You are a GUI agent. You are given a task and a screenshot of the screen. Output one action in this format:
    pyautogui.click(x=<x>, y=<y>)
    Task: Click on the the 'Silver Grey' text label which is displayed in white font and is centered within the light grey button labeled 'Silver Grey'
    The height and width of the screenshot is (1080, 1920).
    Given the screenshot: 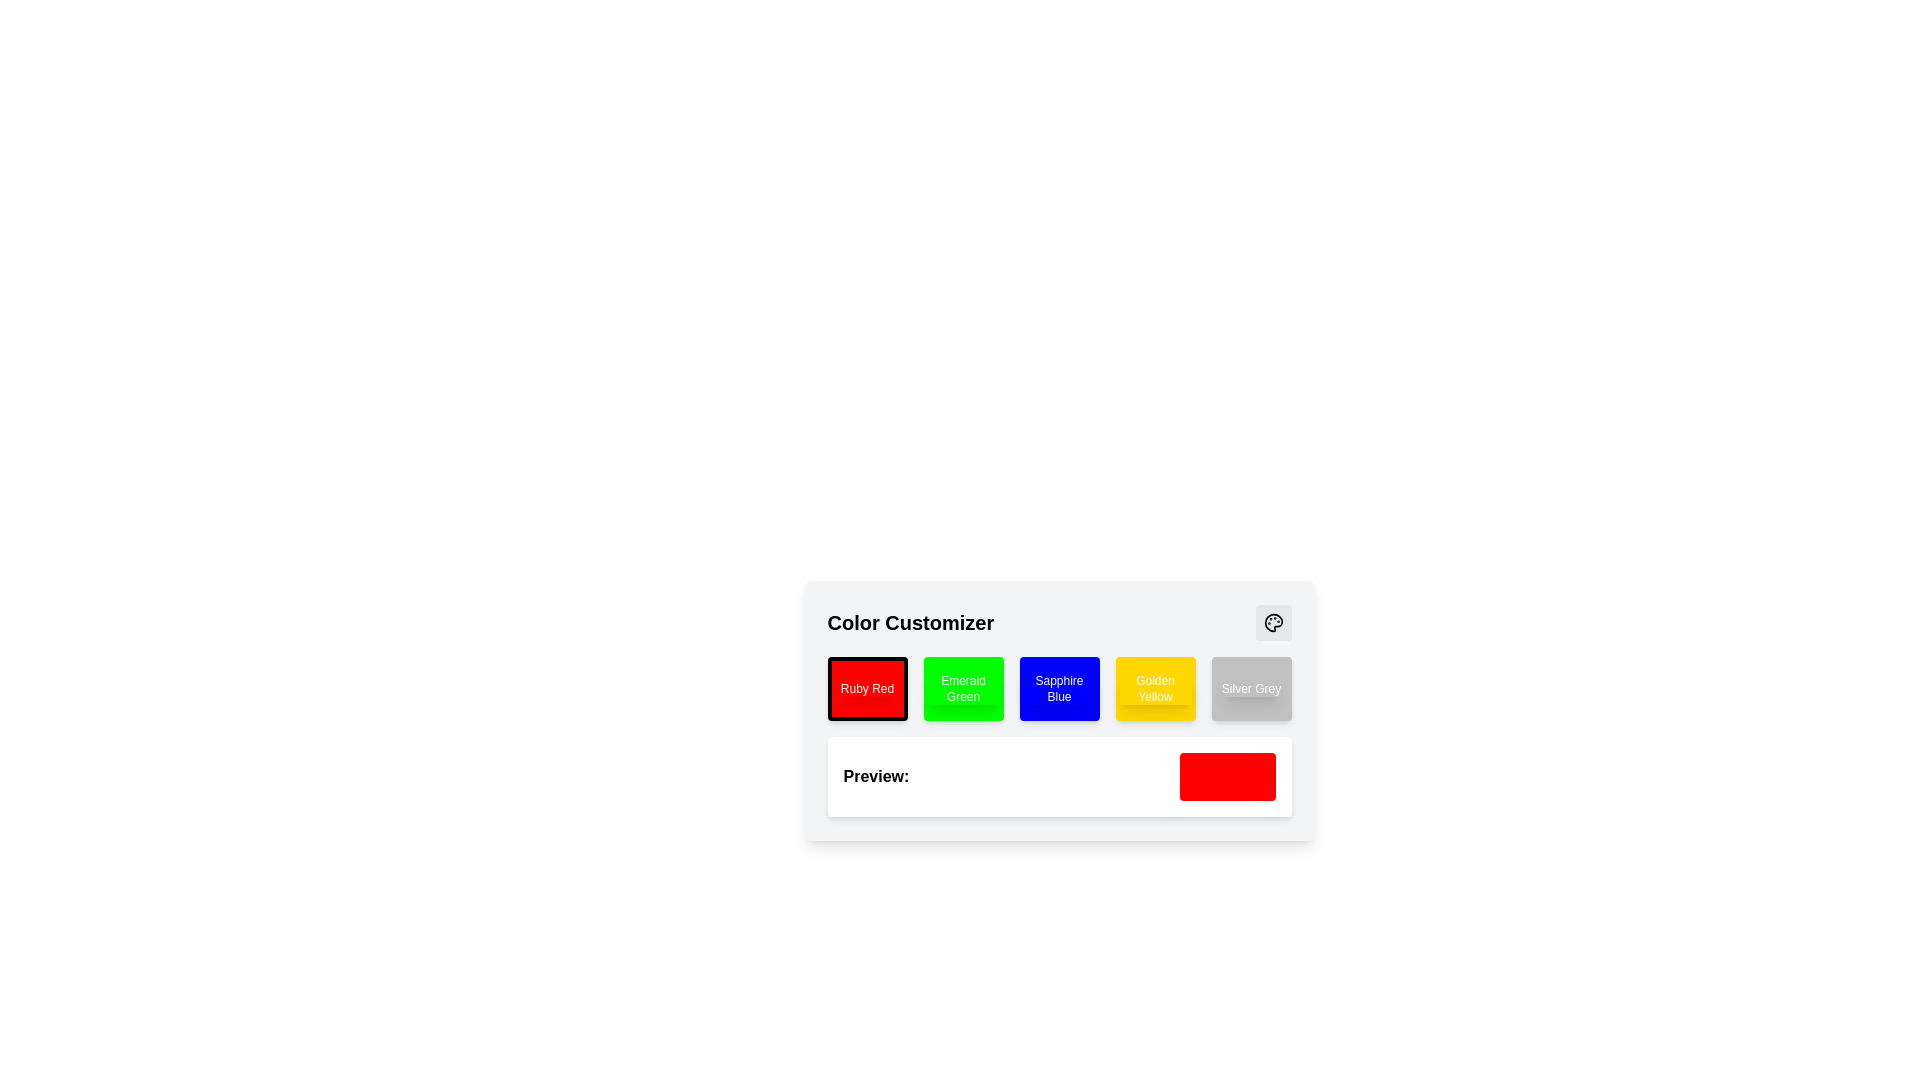 What is the action you would take?
    pyautogui.click(x=1250, y=688)
    